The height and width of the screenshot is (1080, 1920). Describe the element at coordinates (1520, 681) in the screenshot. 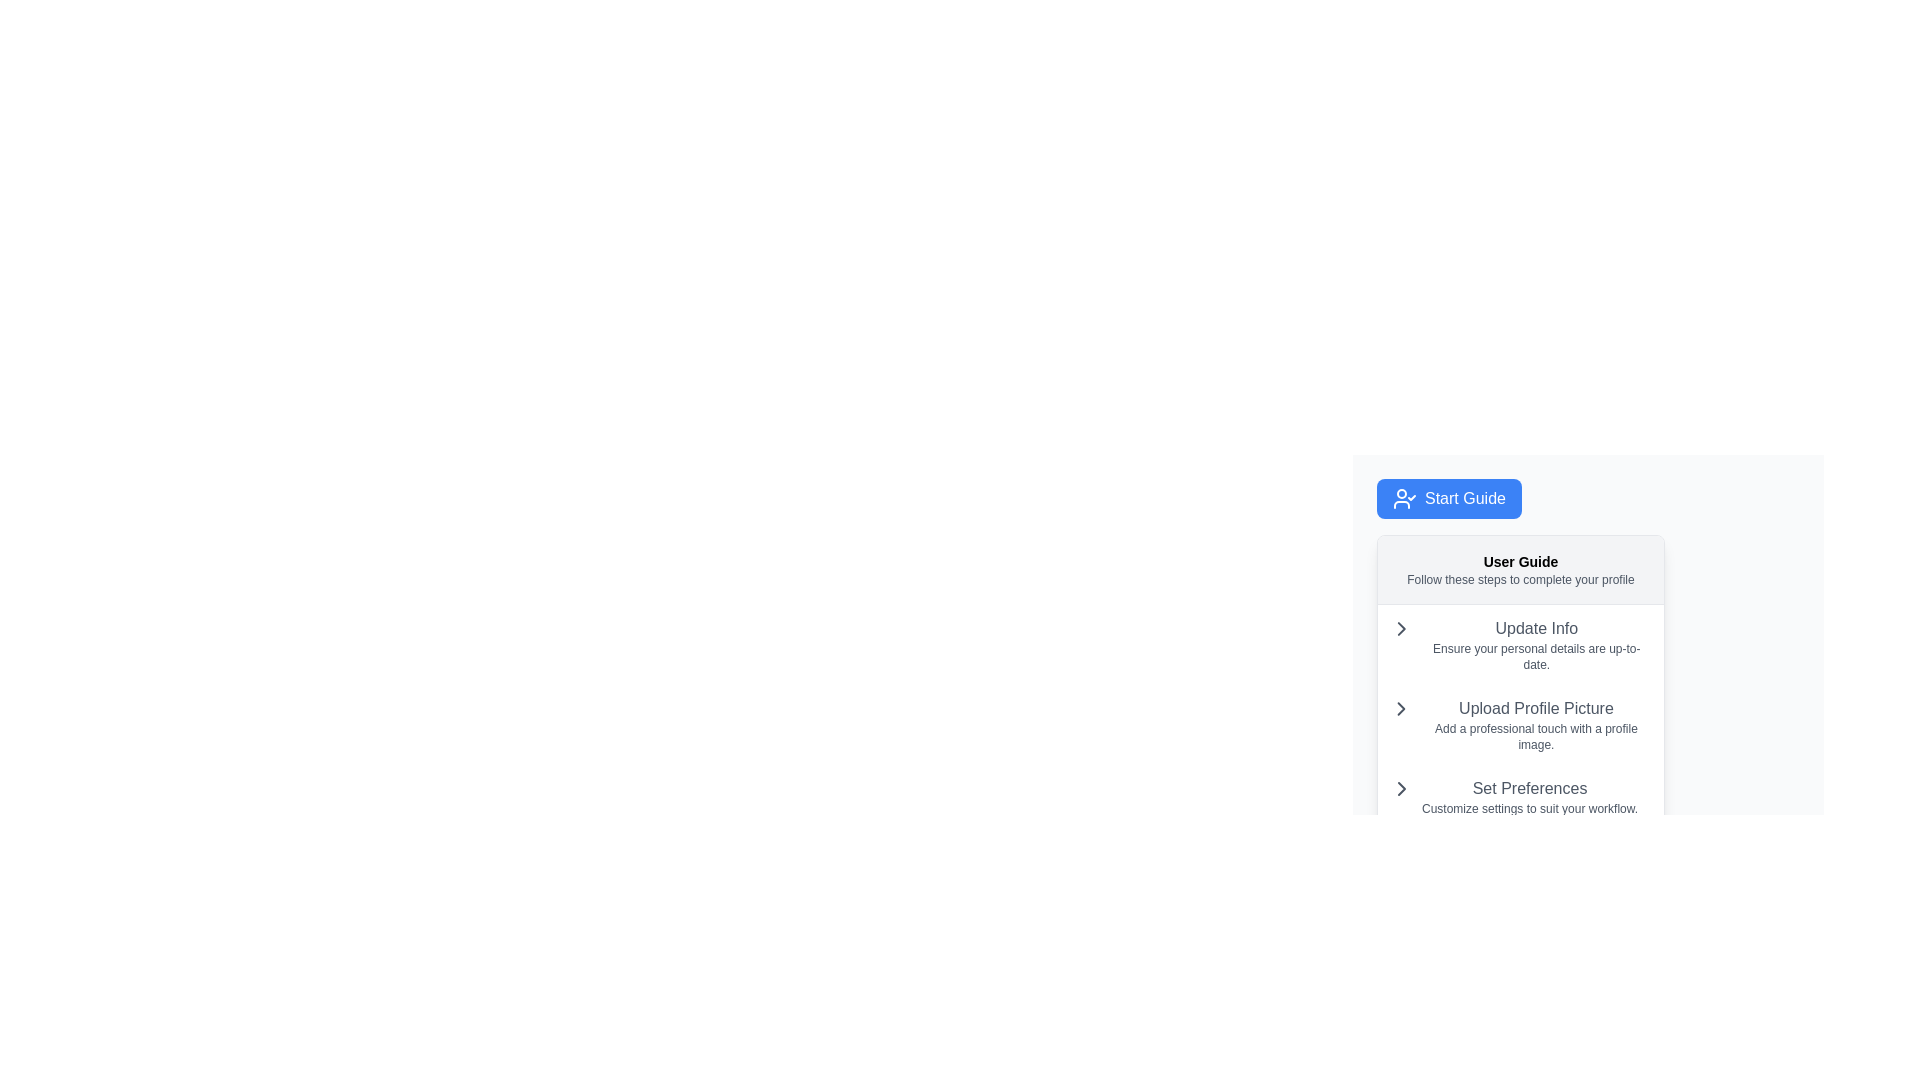

I see `the Informational Panel` at that location.